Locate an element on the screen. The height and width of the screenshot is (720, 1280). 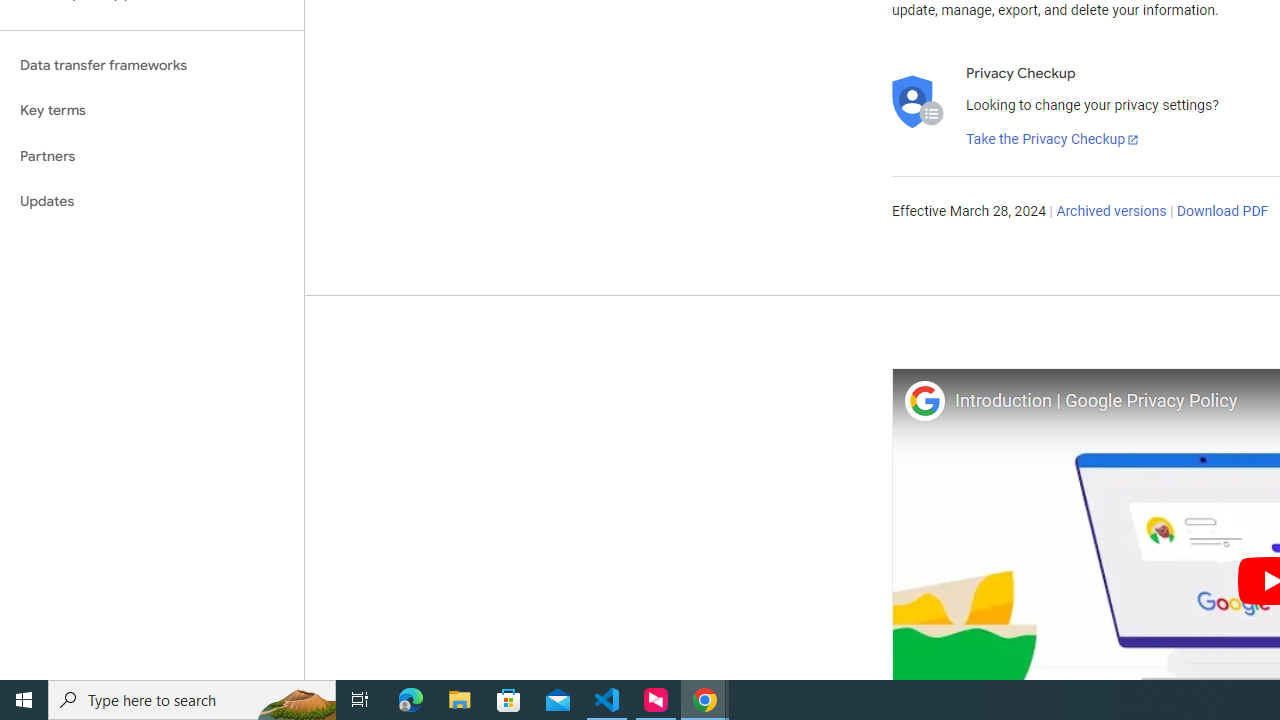
'Archived versions' is located at coordinates (1110, 212).